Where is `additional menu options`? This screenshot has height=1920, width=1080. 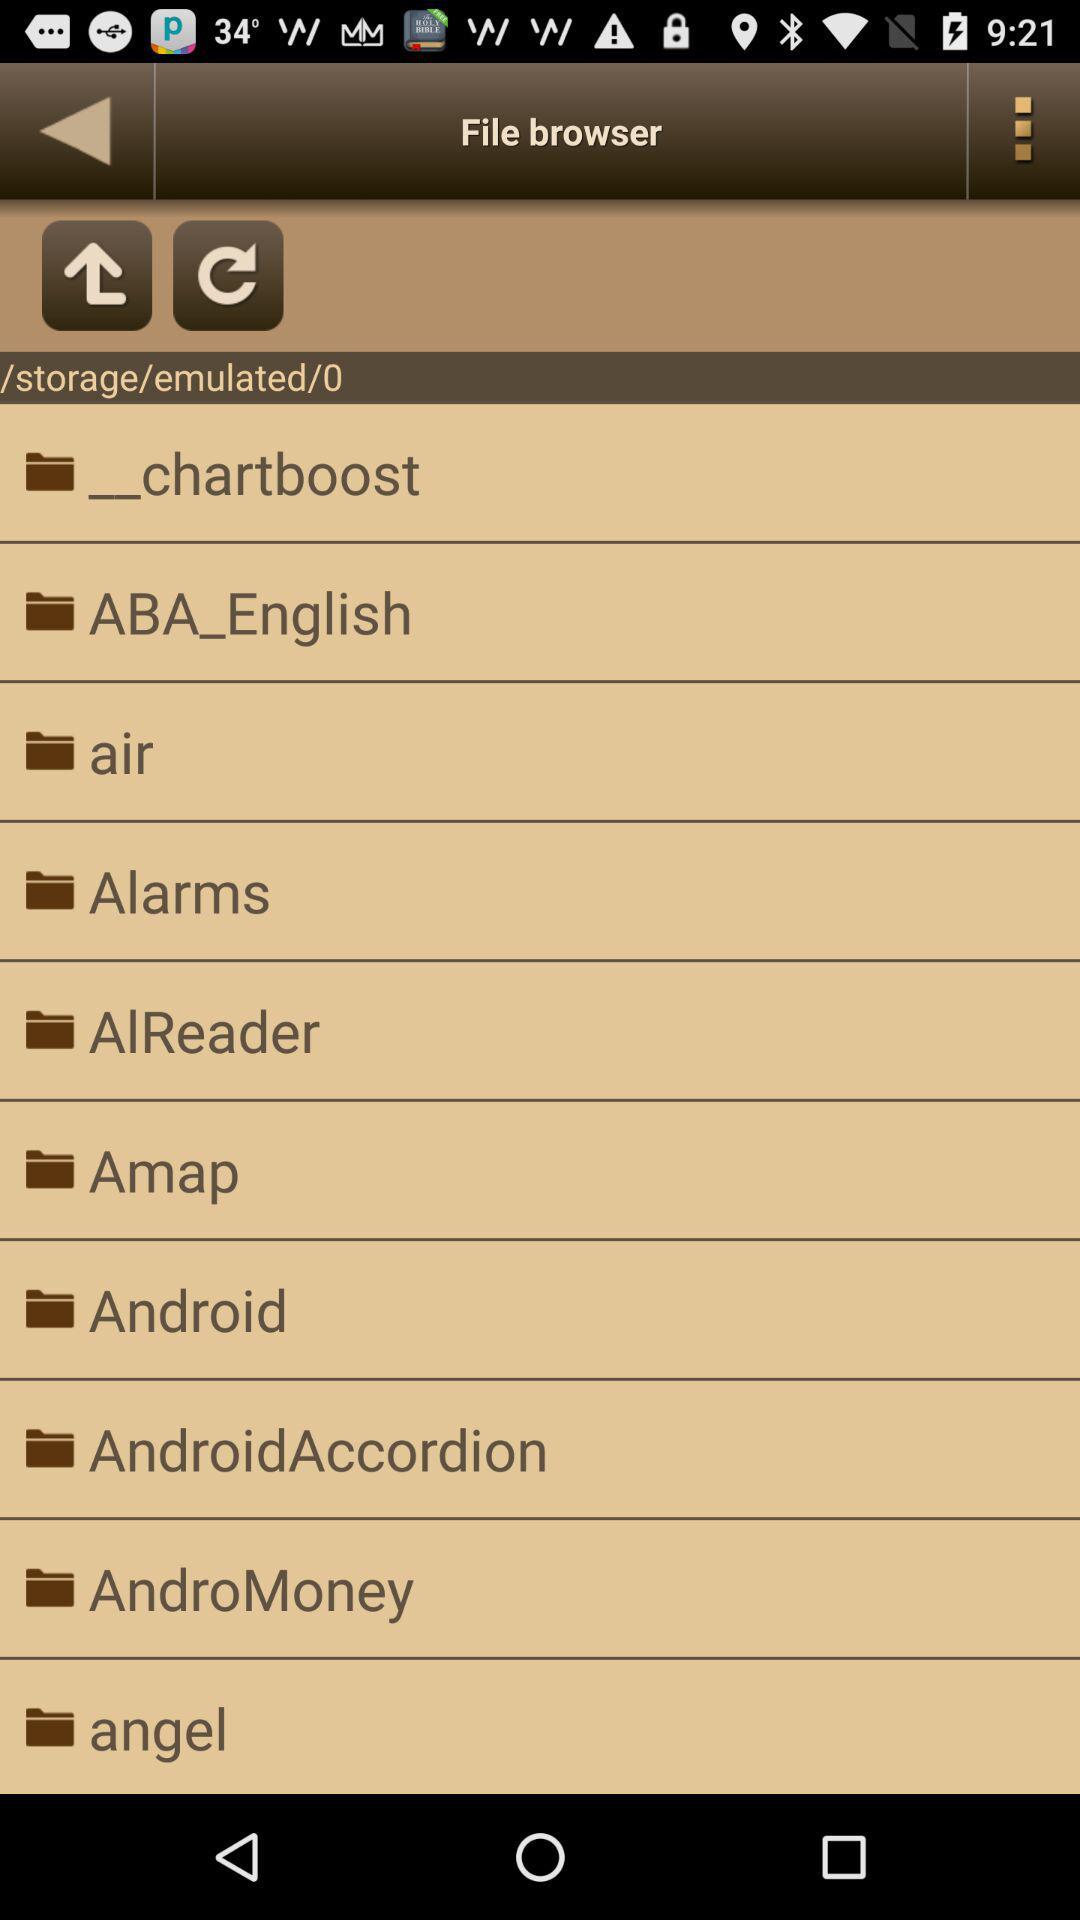
additional menu options is located at coordinates (1024, 130).